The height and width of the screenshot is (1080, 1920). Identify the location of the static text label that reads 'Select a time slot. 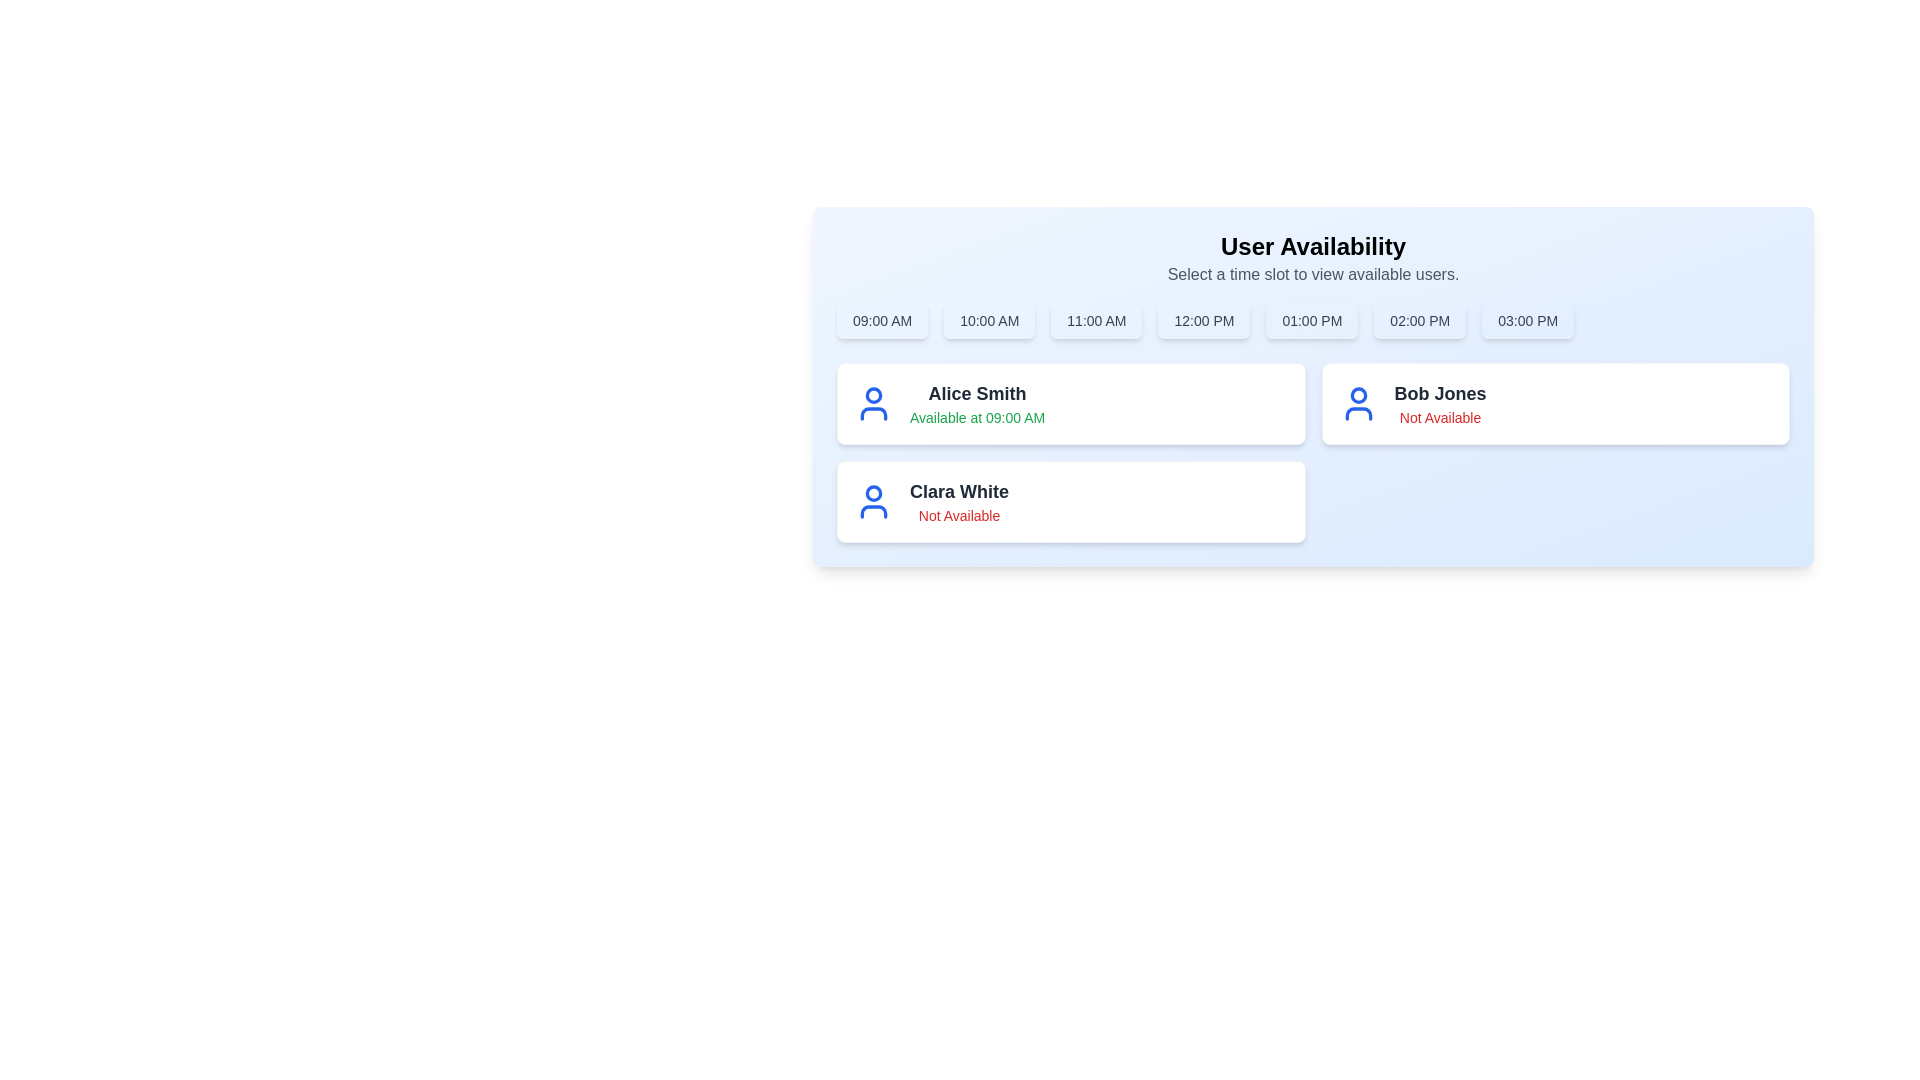
(1313, 274).